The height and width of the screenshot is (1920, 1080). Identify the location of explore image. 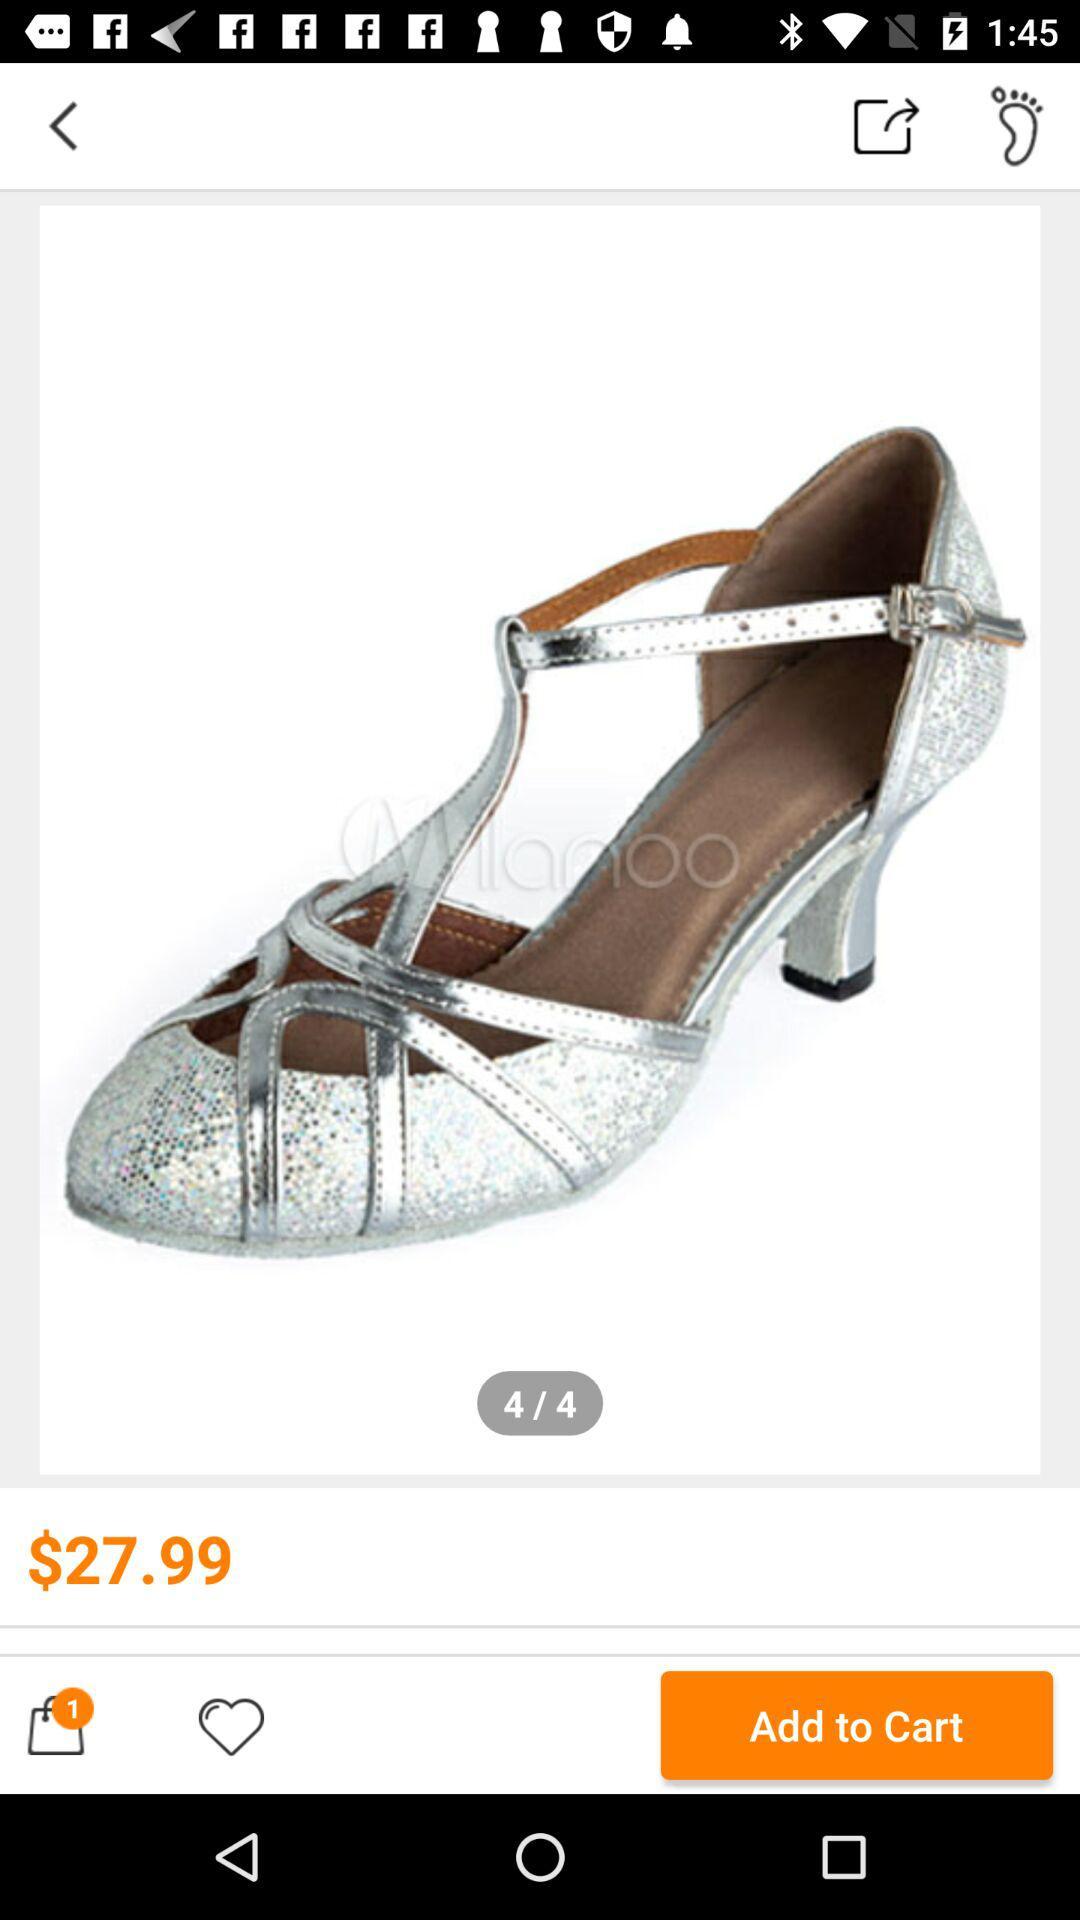
(540, 840).